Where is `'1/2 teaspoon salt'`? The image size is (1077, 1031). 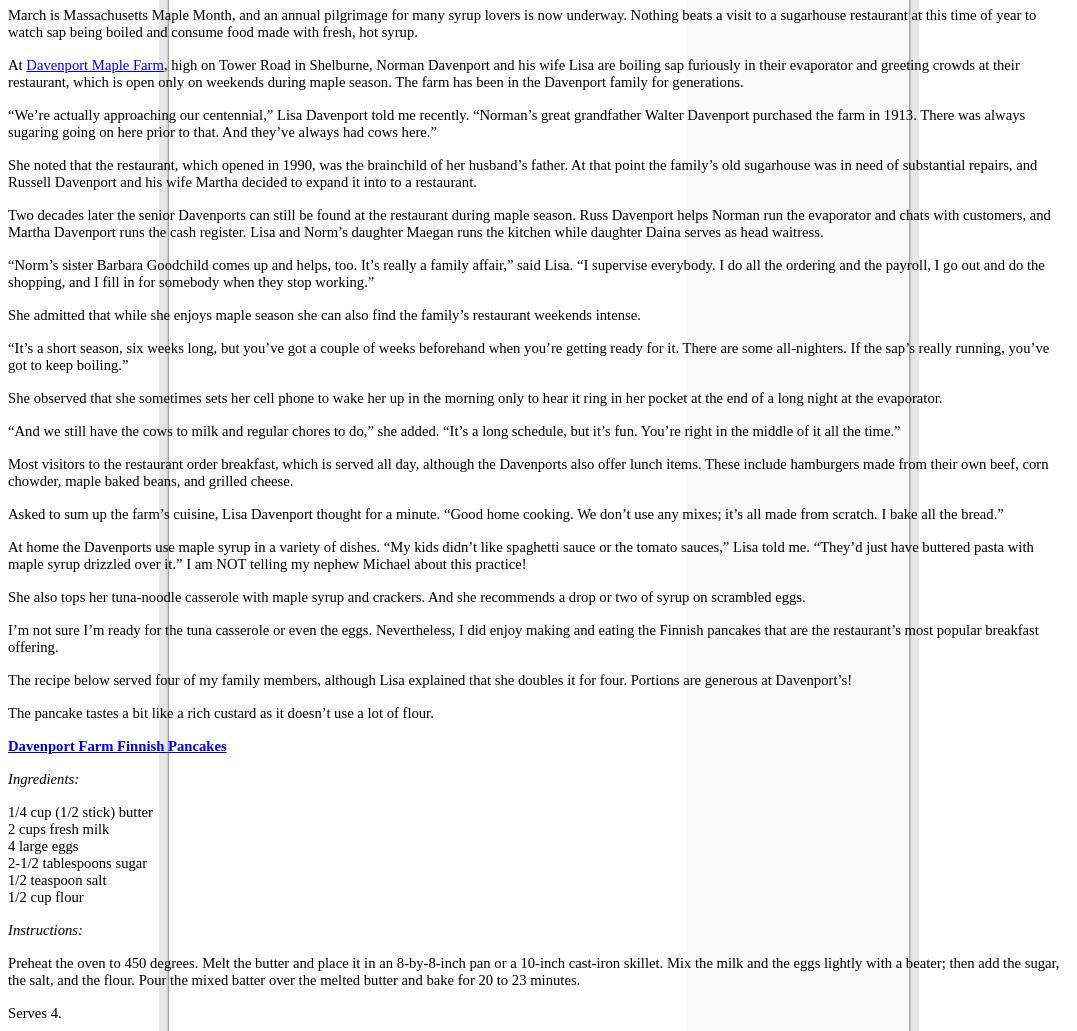 '1/2 teaspoon salt' is located at coordinates (56, 879).